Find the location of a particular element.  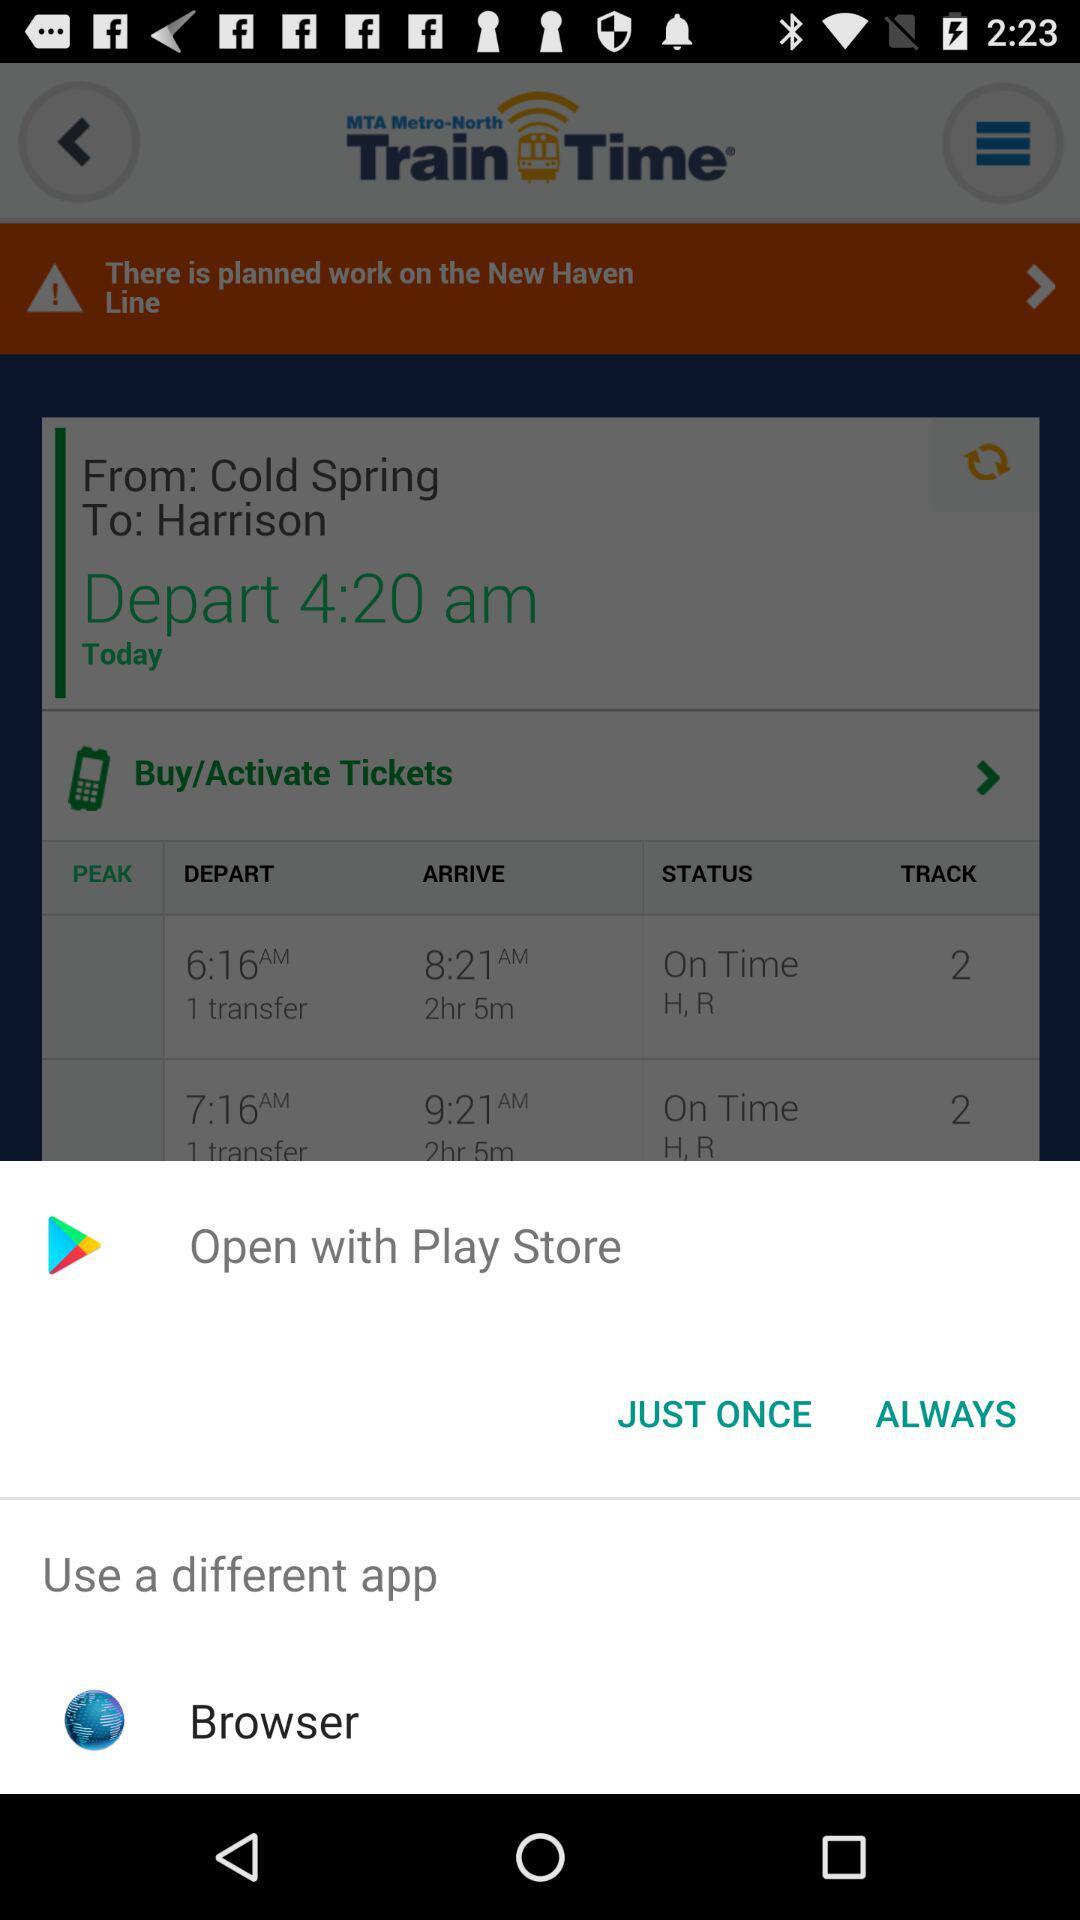

button next to always icon is located at coordinates (713, 1411).